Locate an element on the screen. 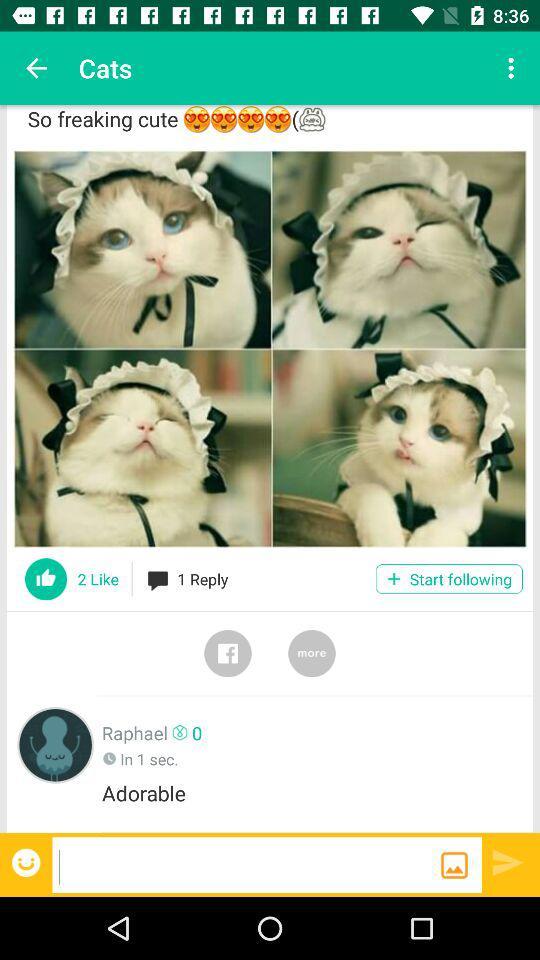 Image resolution: width=540 pixels, height=960 pixels. switch more option is located at coordinates (312, 652).